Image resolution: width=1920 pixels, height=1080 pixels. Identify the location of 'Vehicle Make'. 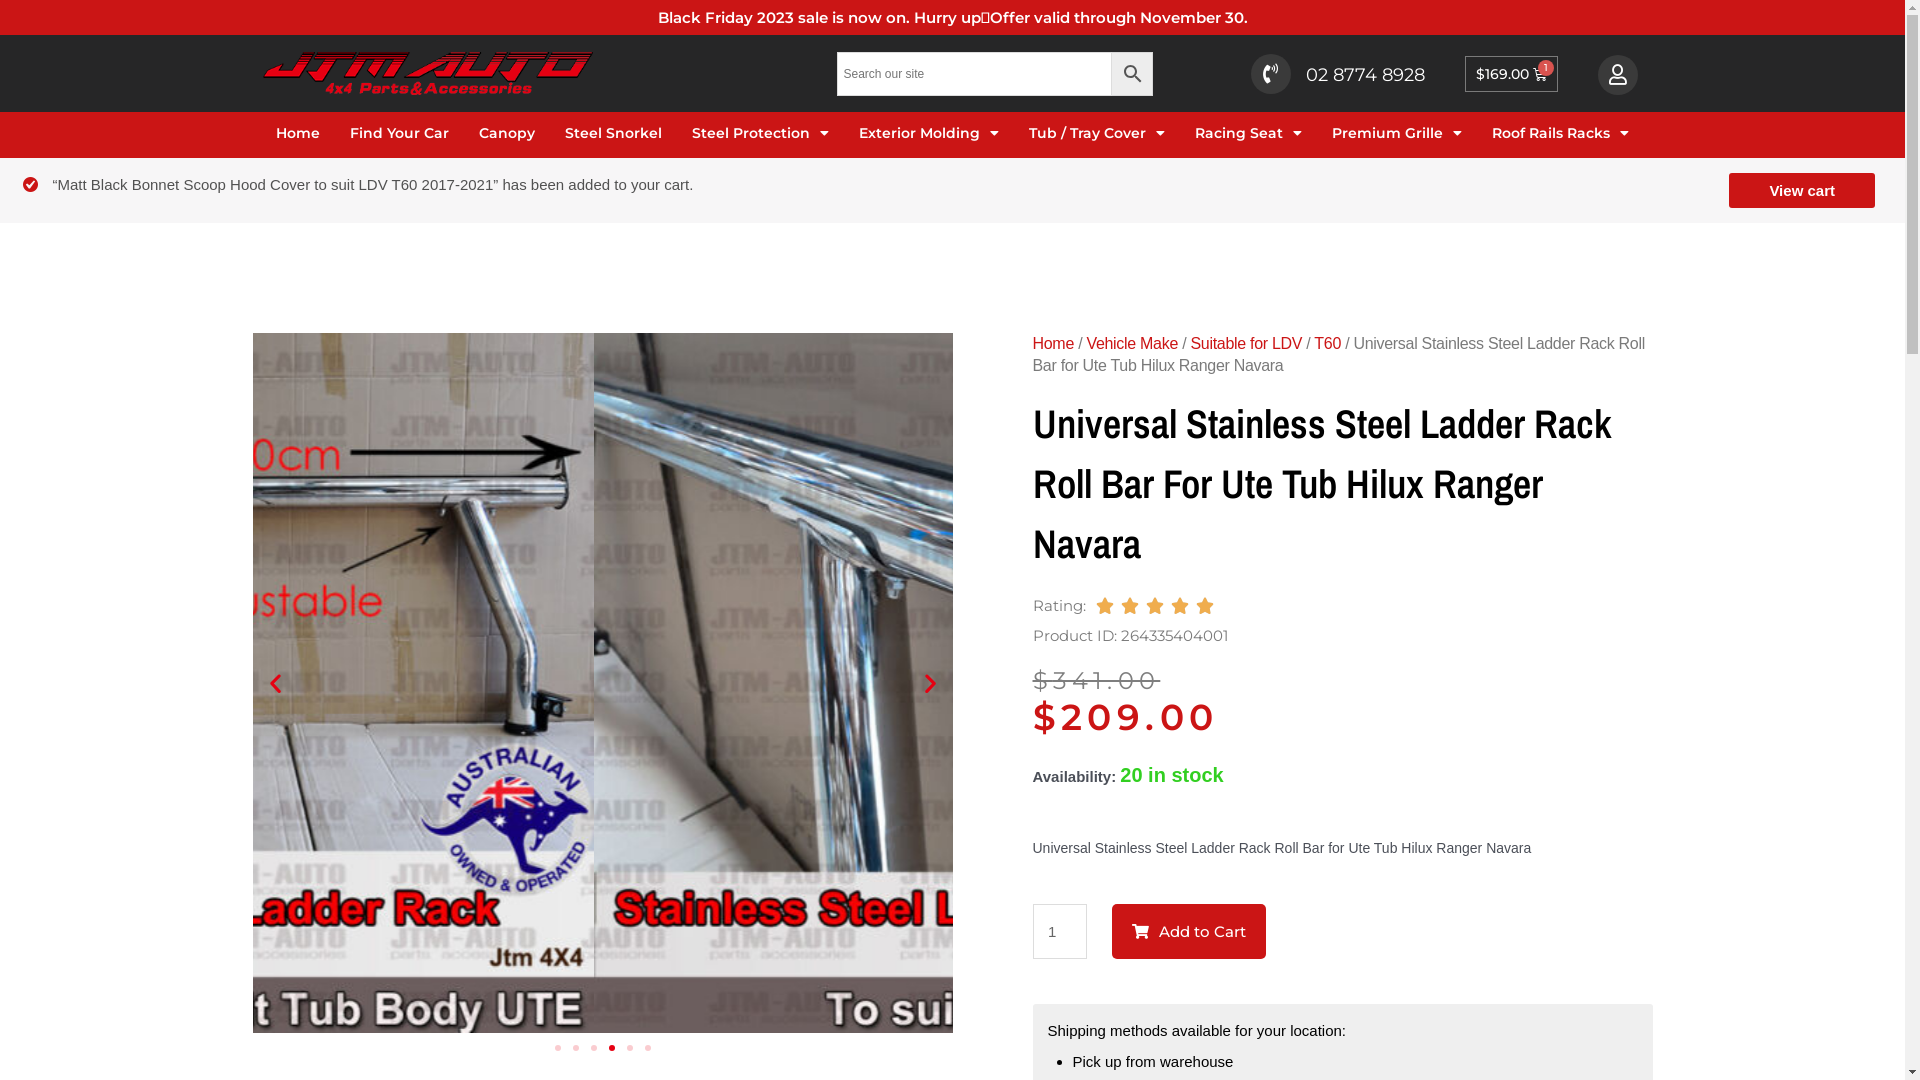
(1084, 342).